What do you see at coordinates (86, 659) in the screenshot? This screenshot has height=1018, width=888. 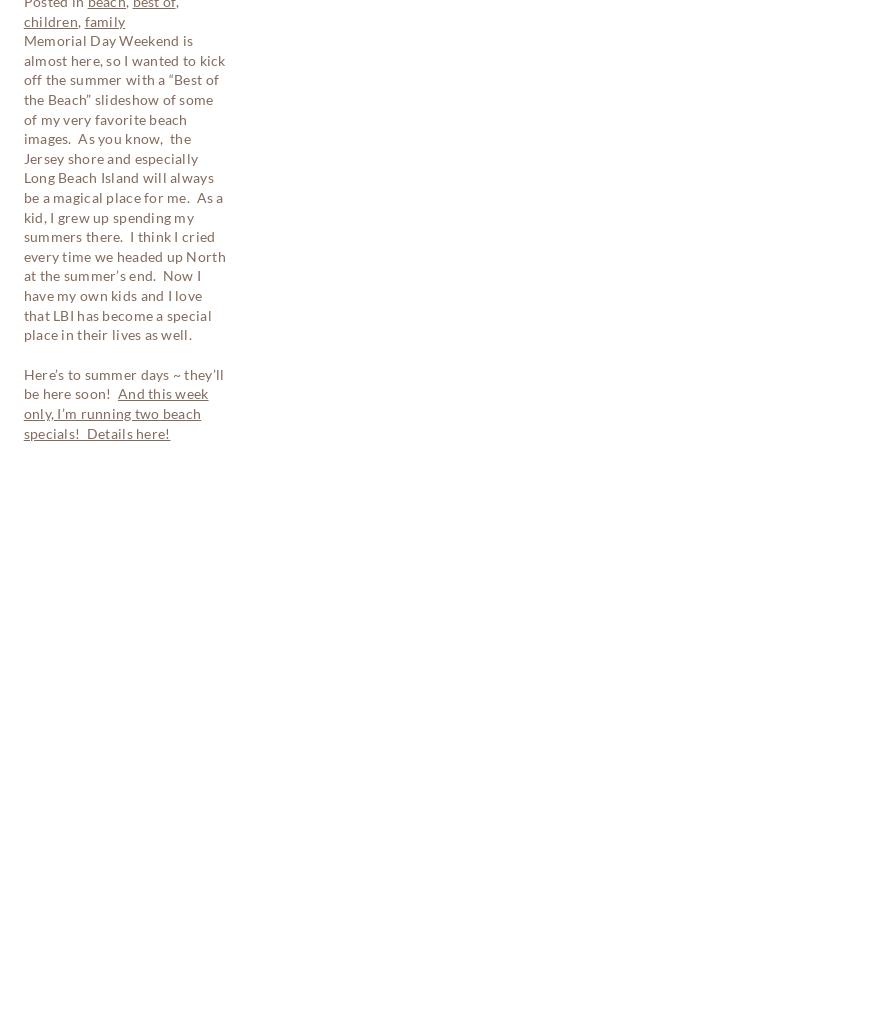 I see `'children'` at bounding box center [86, 659].